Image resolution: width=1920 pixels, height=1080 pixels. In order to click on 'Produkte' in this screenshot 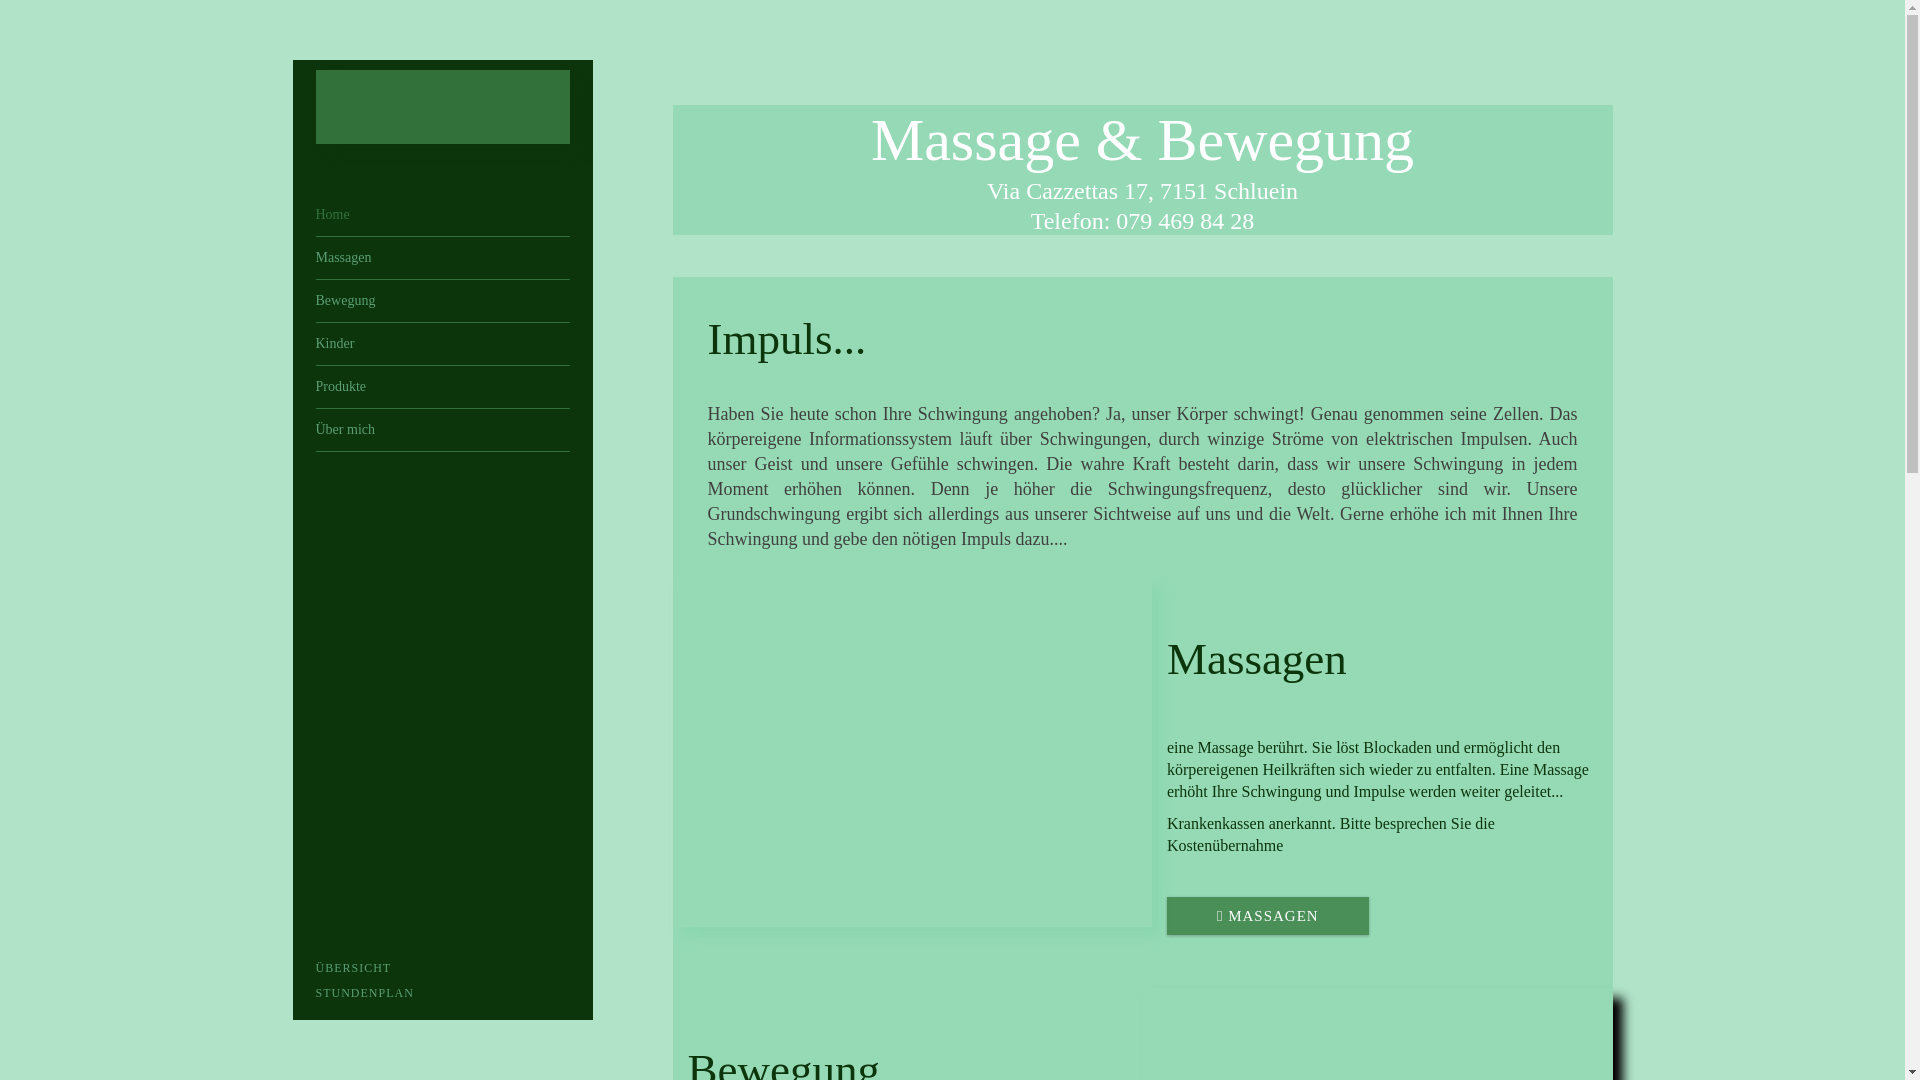, I will do `click(441, 386)`.